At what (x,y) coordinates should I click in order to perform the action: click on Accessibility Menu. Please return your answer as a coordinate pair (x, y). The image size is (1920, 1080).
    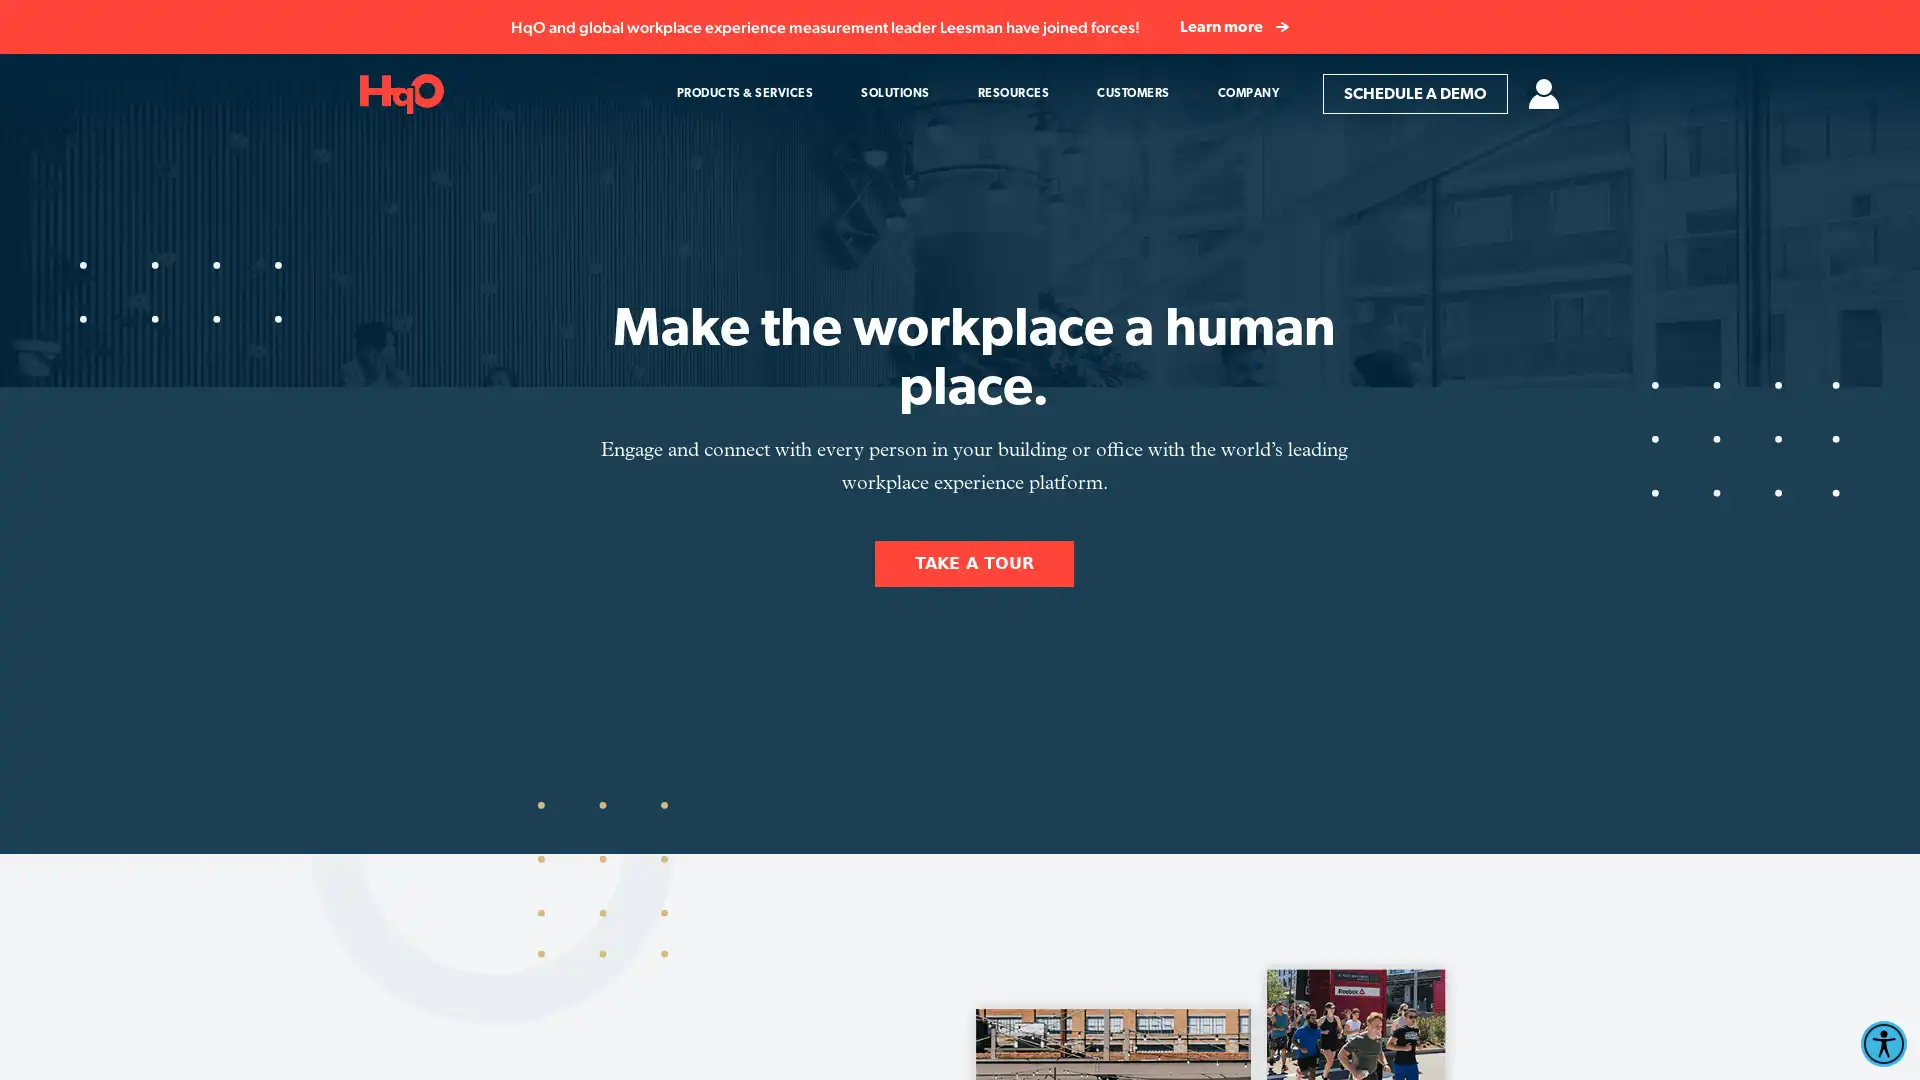
    Looking at the image, I should click on (1882, 1043).